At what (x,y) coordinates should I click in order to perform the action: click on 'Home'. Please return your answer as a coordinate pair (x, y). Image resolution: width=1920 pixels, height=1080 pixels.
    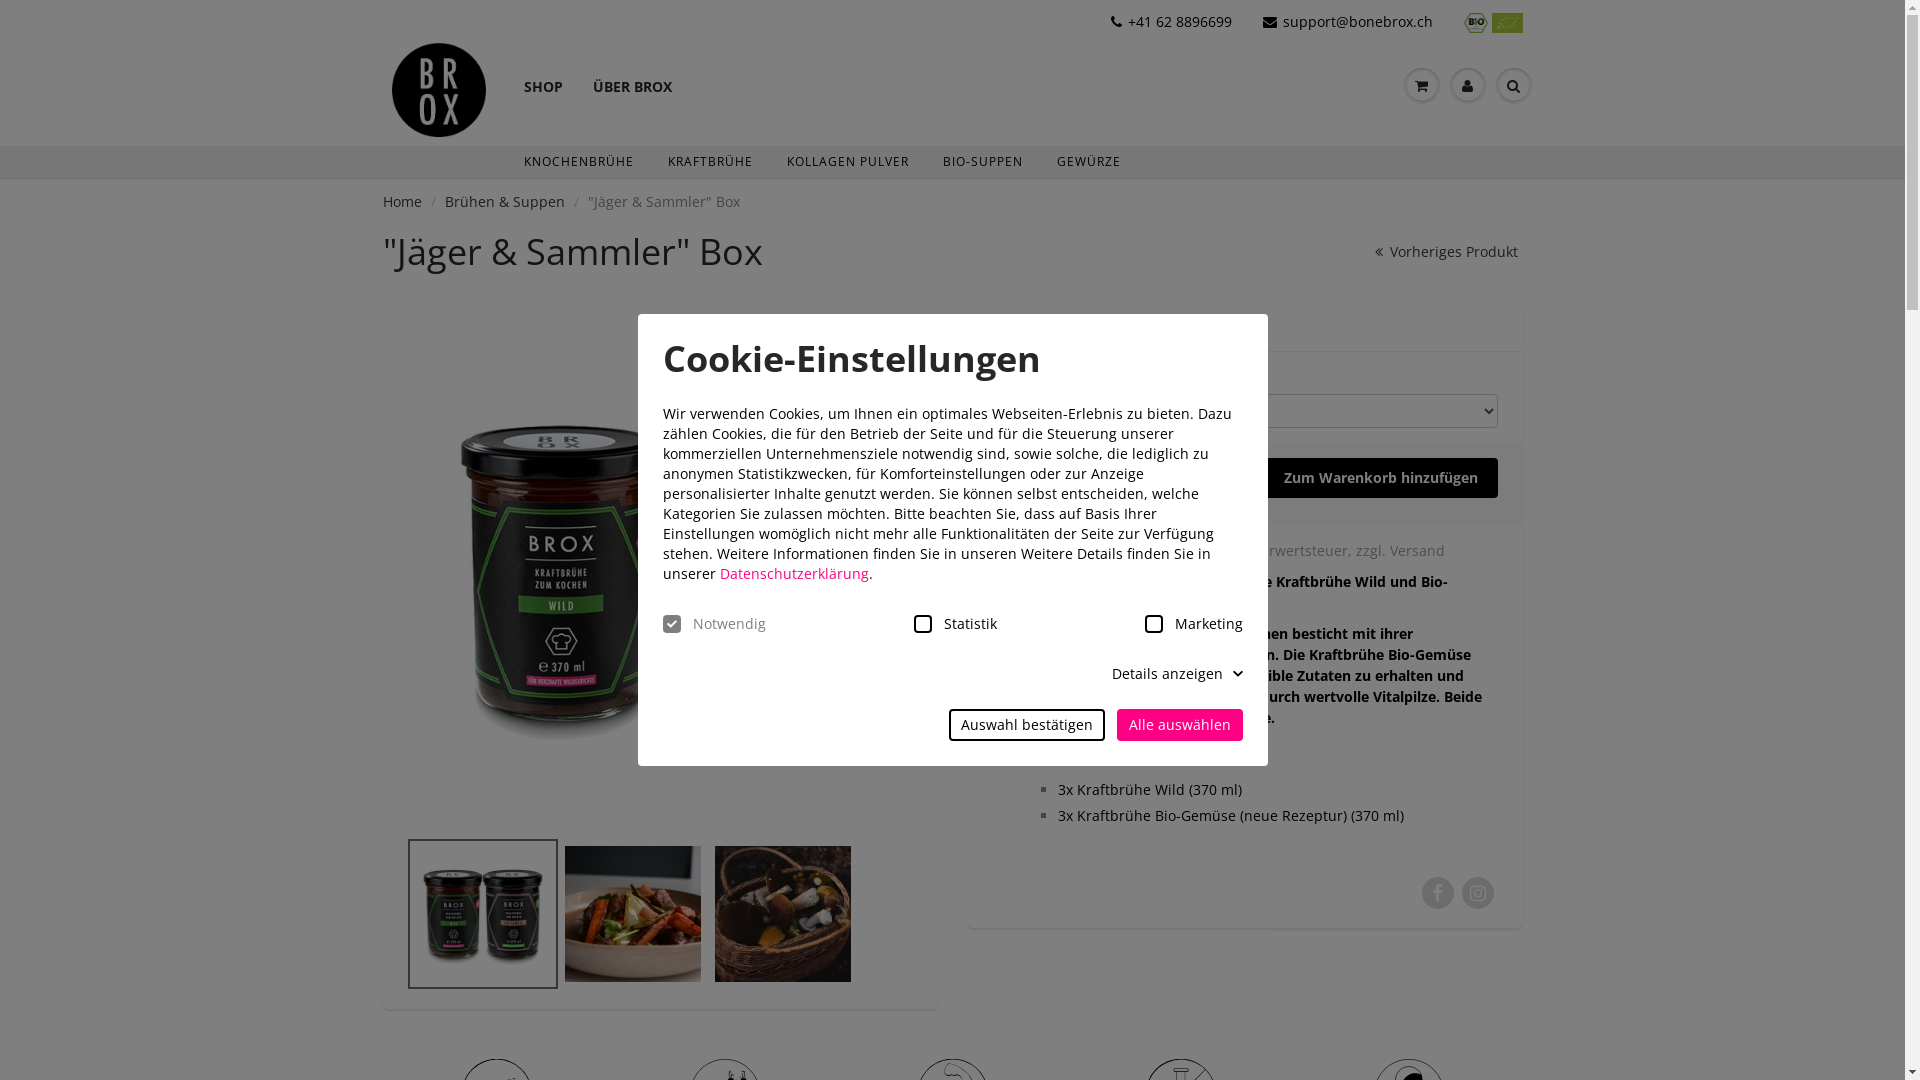
    Looking at the image, I should click on (400, 201).